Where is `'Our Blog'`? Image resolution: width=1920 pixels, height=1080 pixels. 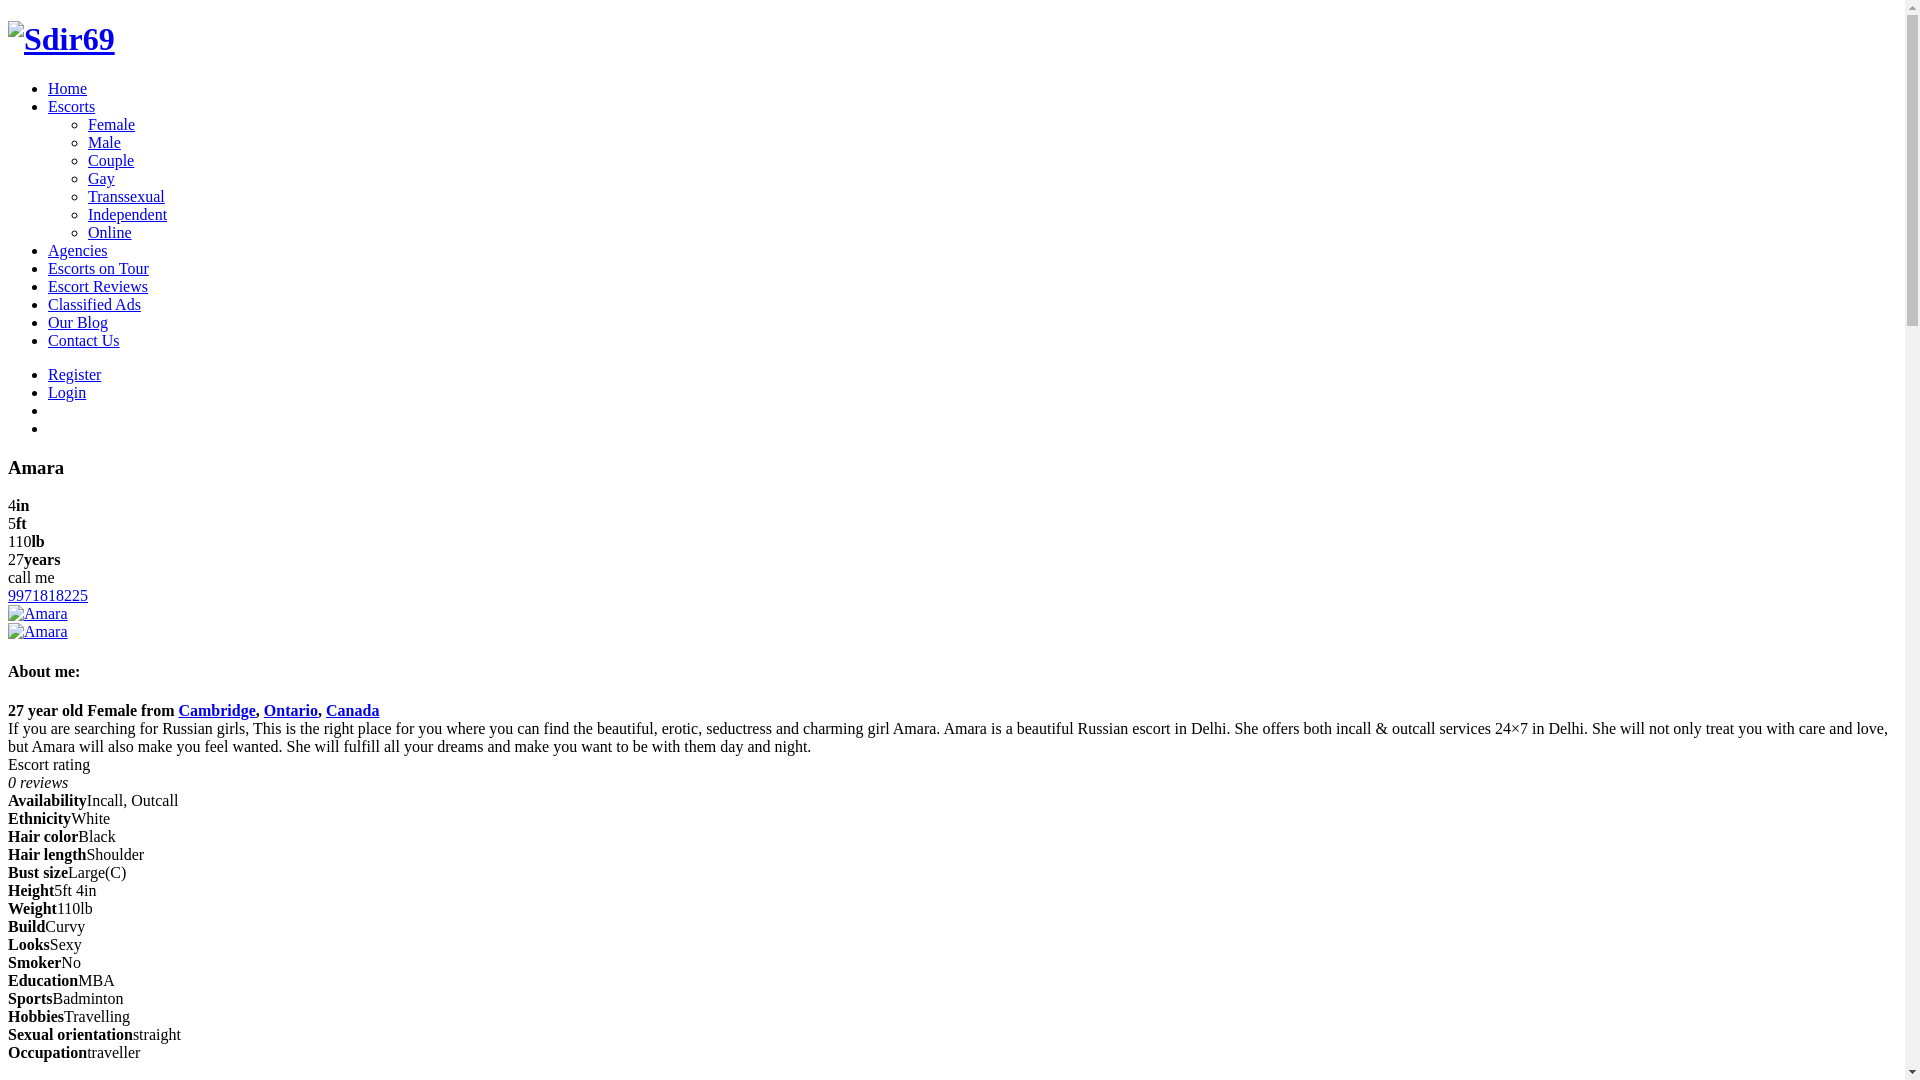
'Our Blog' is located at coordinates (48, 321).